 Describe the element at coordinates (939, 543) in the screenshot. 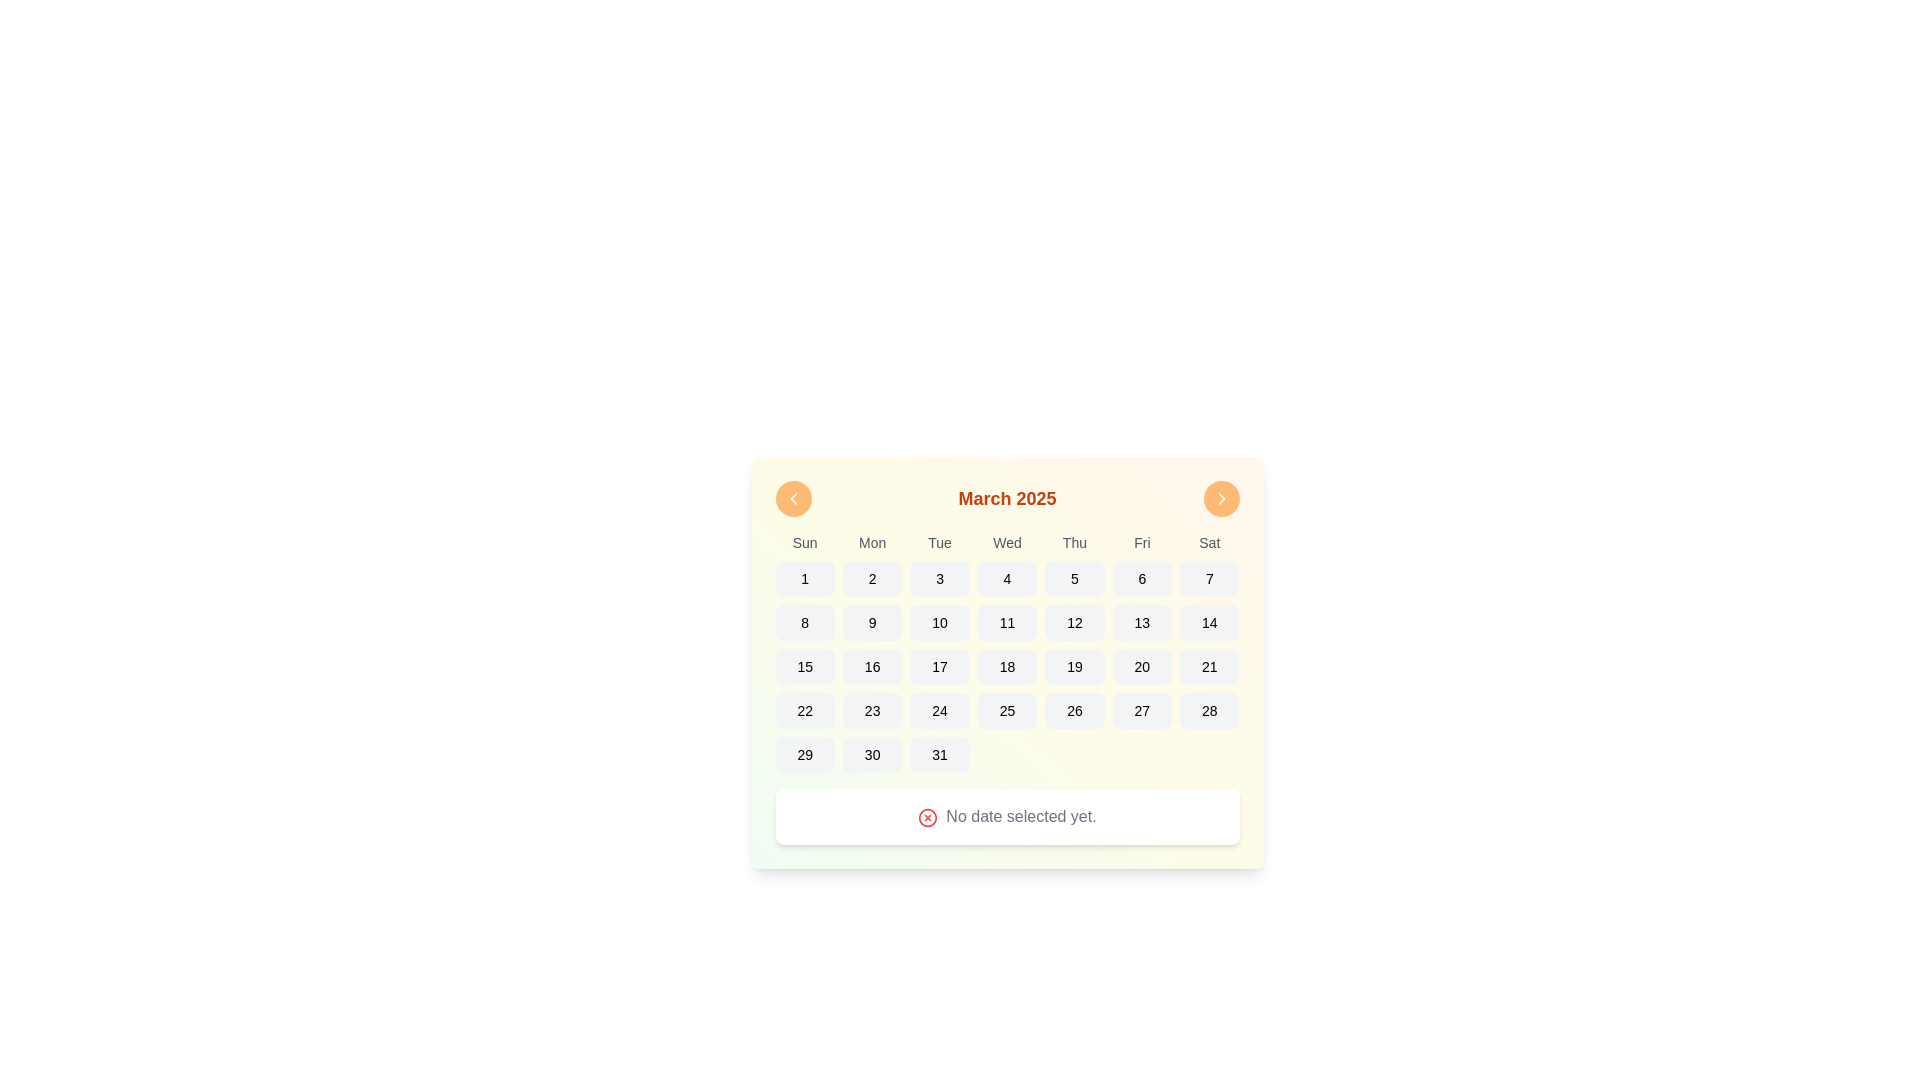

I see `the static text label indicating 'Tuesday' in the calendar layout, which is the third item in the header row of weekday names` at that location.